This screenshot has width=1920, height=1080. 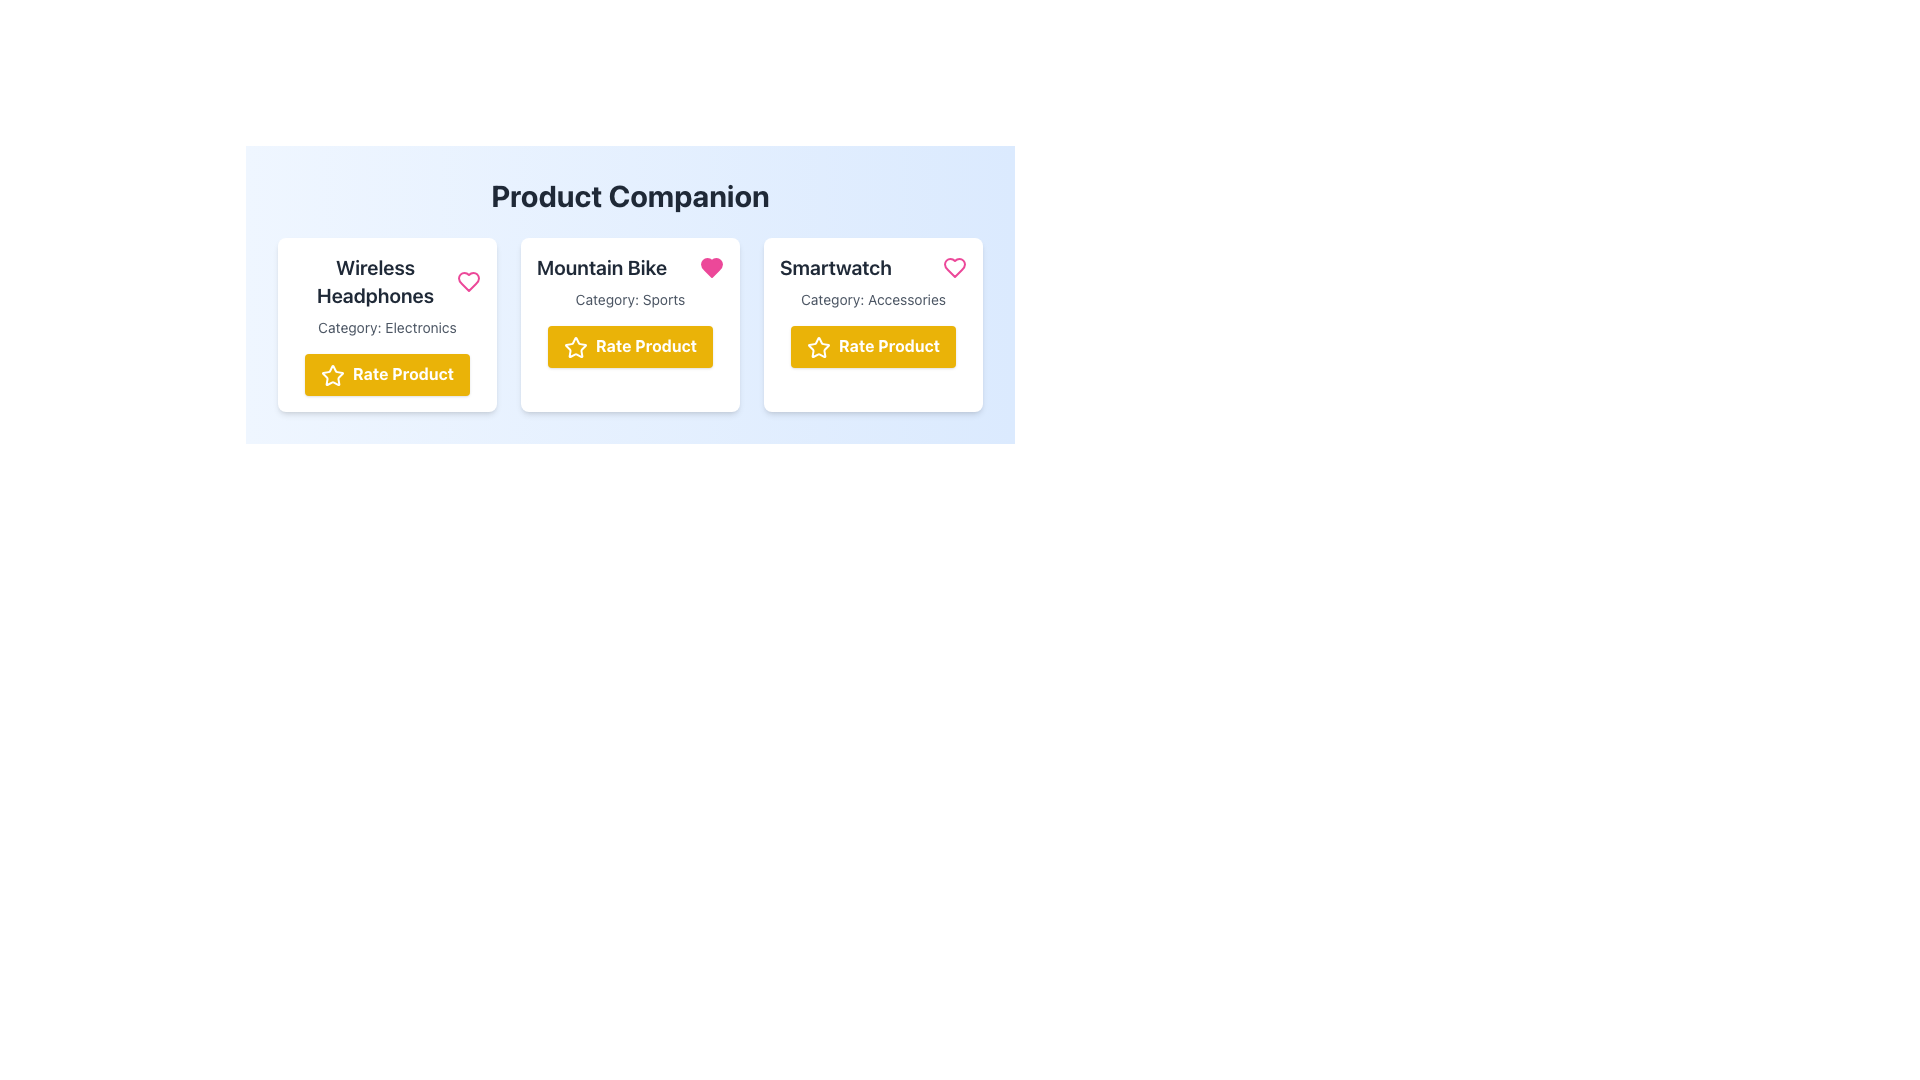 What do you see at coordinates (629, 266) in the screenshot?
I see `the 'Mountain Bike' text label, which is prominently displayed in bold font and accompanied by a pink heart icon, located at the top of a card in the center column` at bounding box center [629, 266].